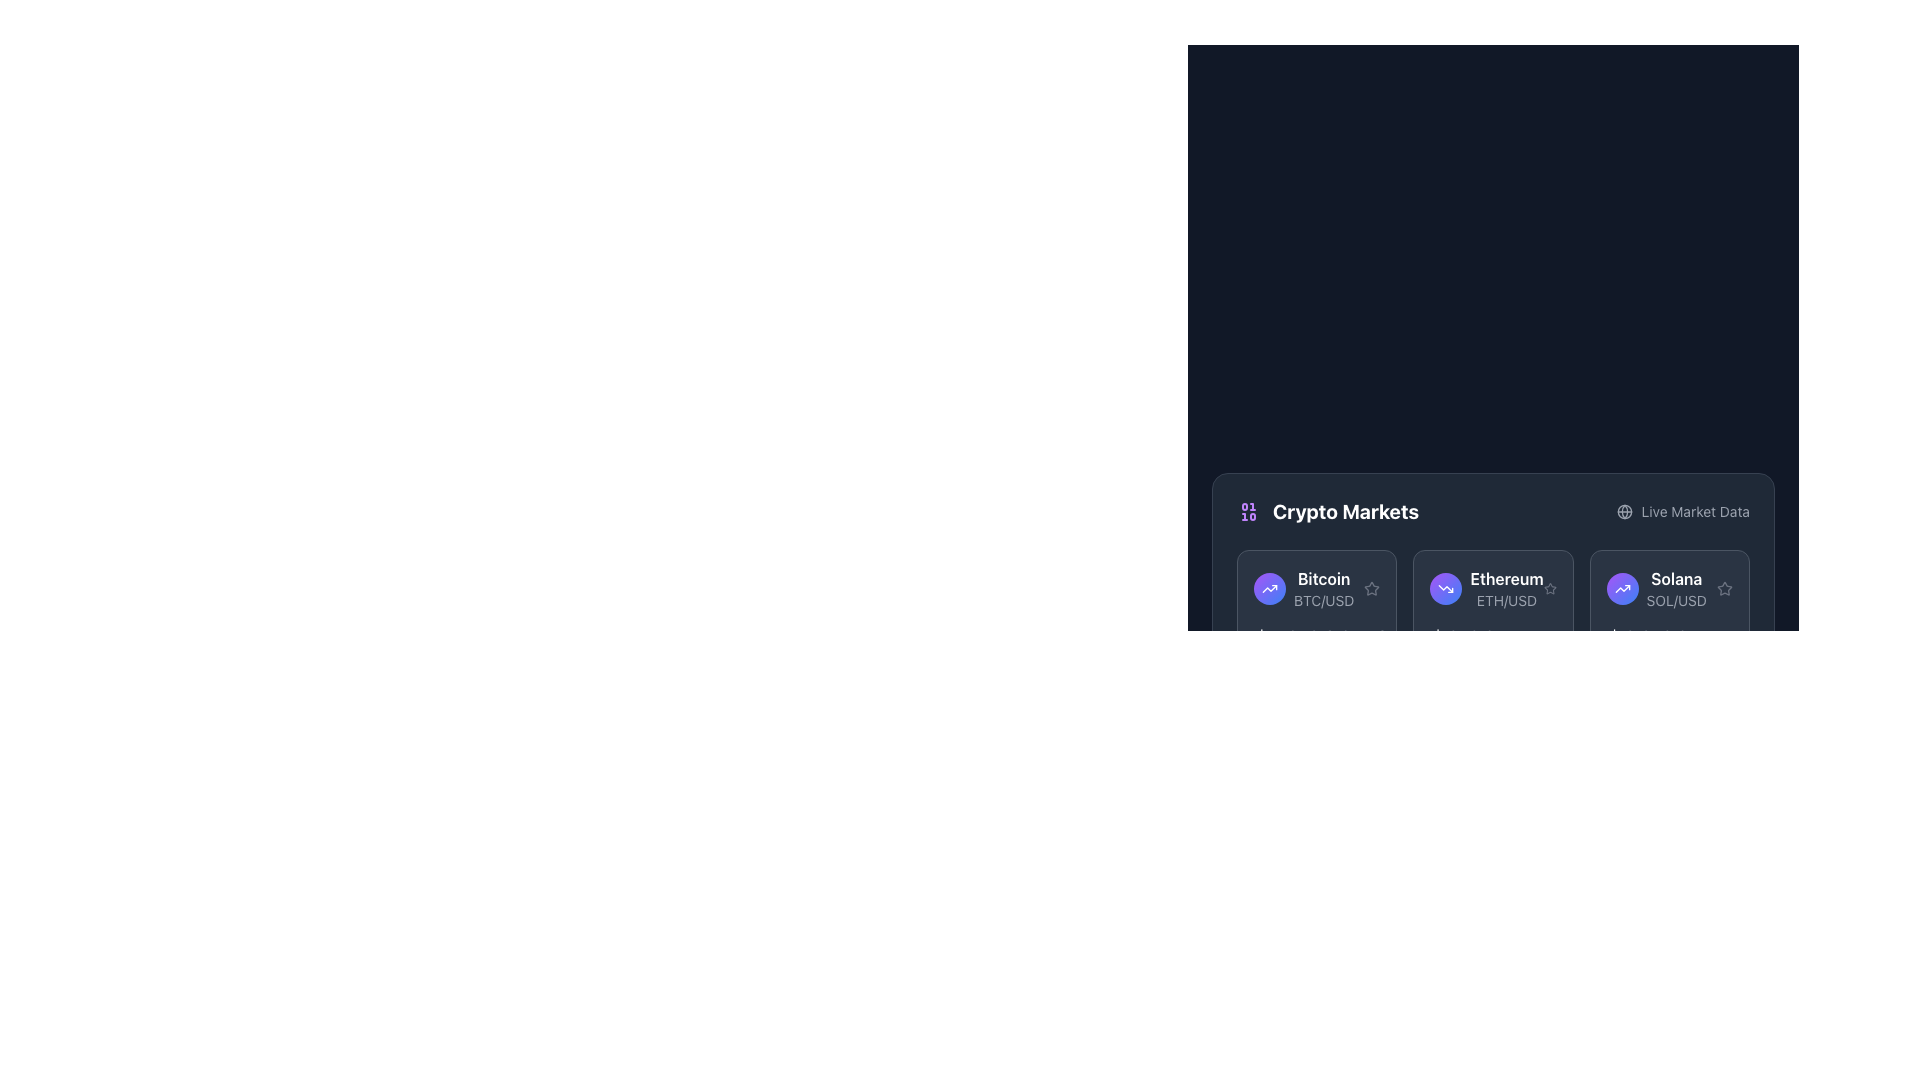  What do you see at coordinates (1493, 609) in the screenshot?
I see `the Ethereum summary card located in the Crypto Markets section, which is the middle card in a grid layout displaying three cryptocurrency cards` at bounding box center [1493, 609].